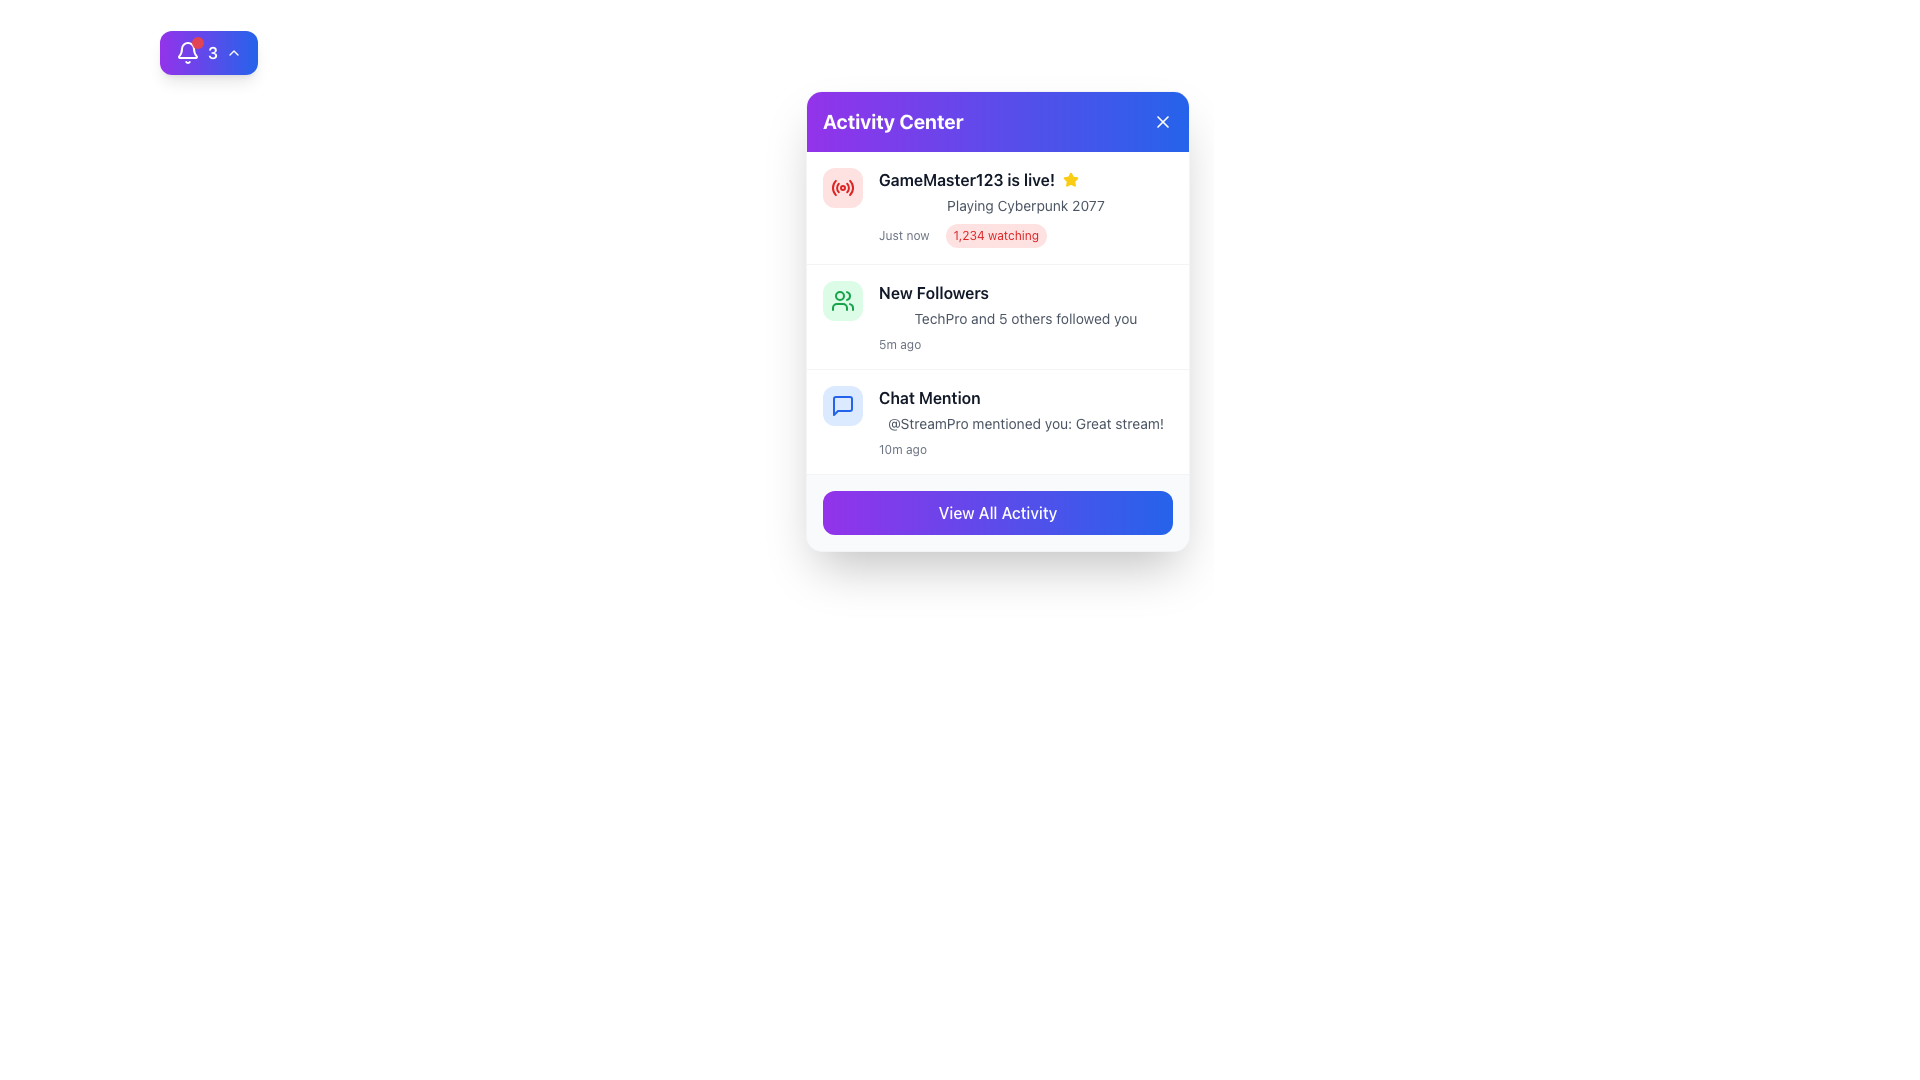  Describe the element at coordinates (933, 293) in the screenshot. I see `the 'New Followers' text label displayed in bold within the notification card in the Activity Center` at that location.